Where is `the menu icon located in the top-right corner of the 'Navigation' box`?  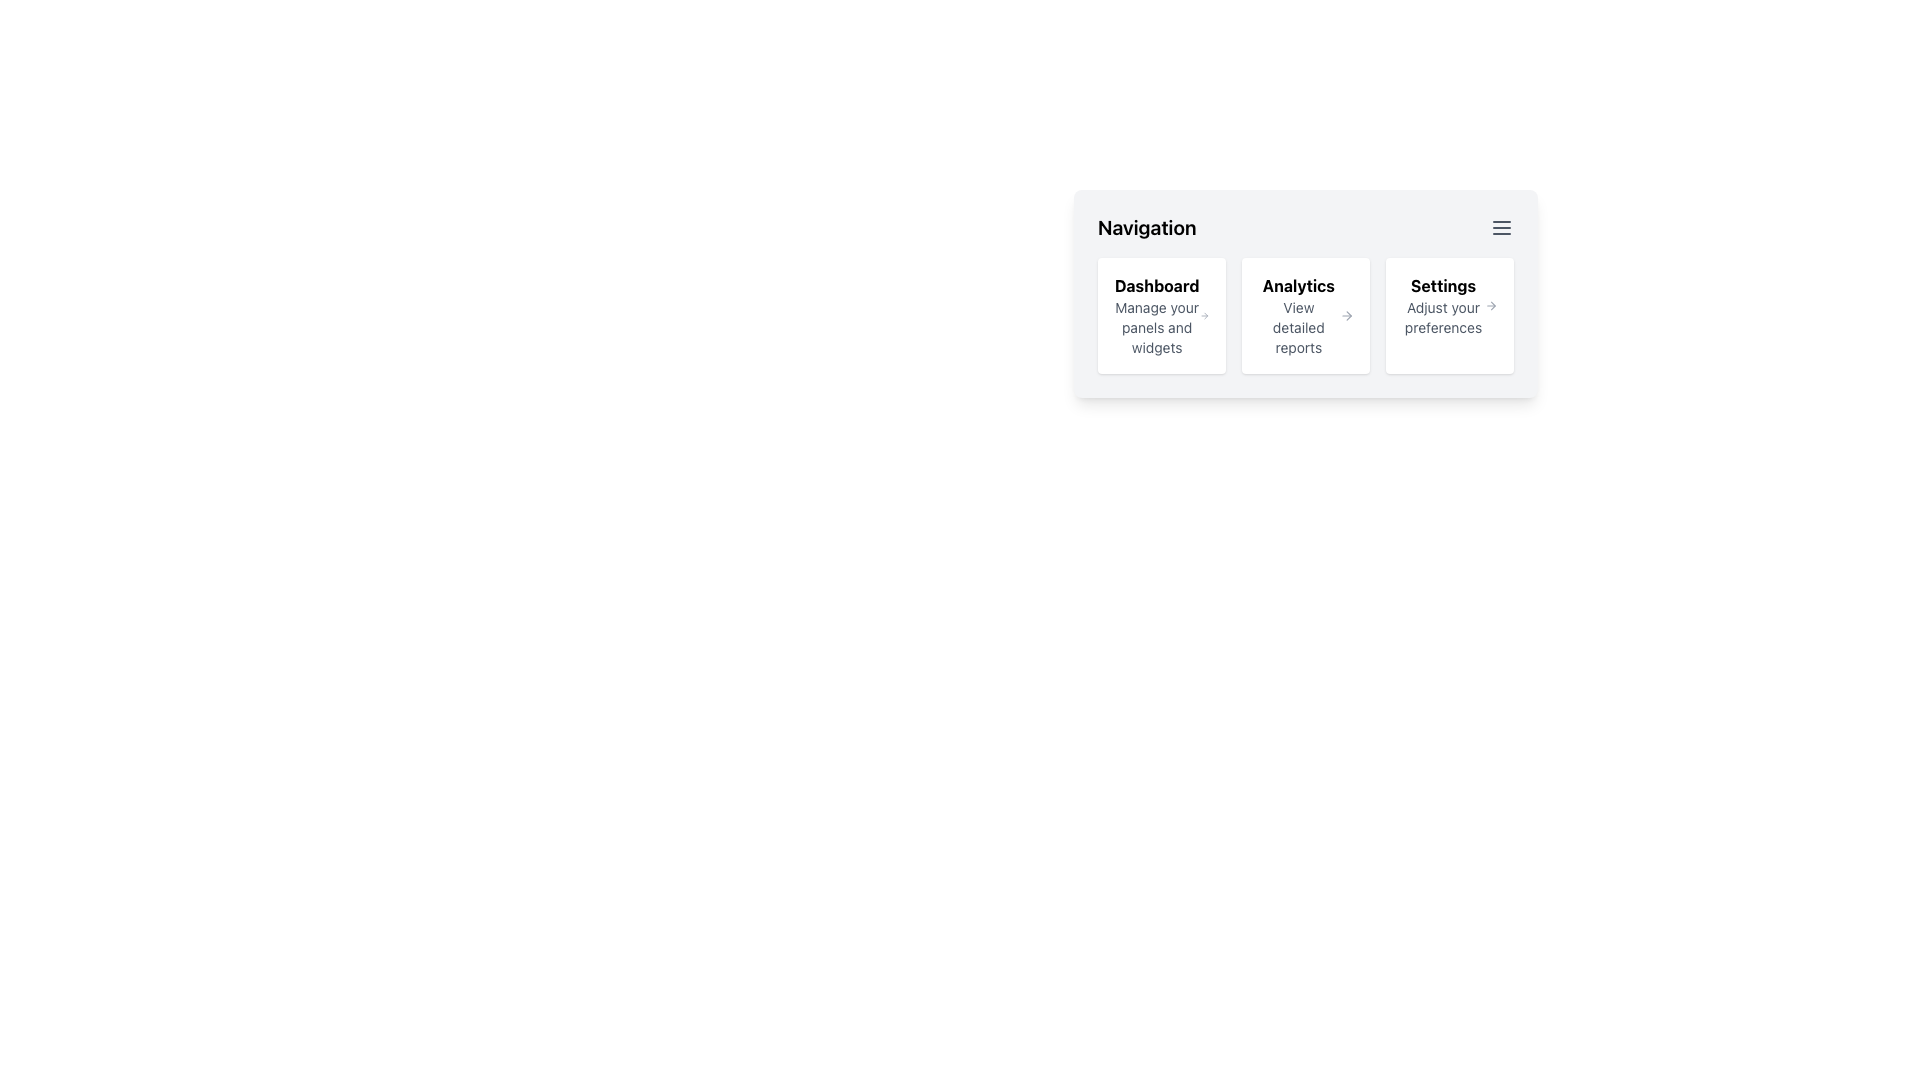
the menu icon located in the top-right corner of the 'Navigation' box is located at coordinates (1502, 226).